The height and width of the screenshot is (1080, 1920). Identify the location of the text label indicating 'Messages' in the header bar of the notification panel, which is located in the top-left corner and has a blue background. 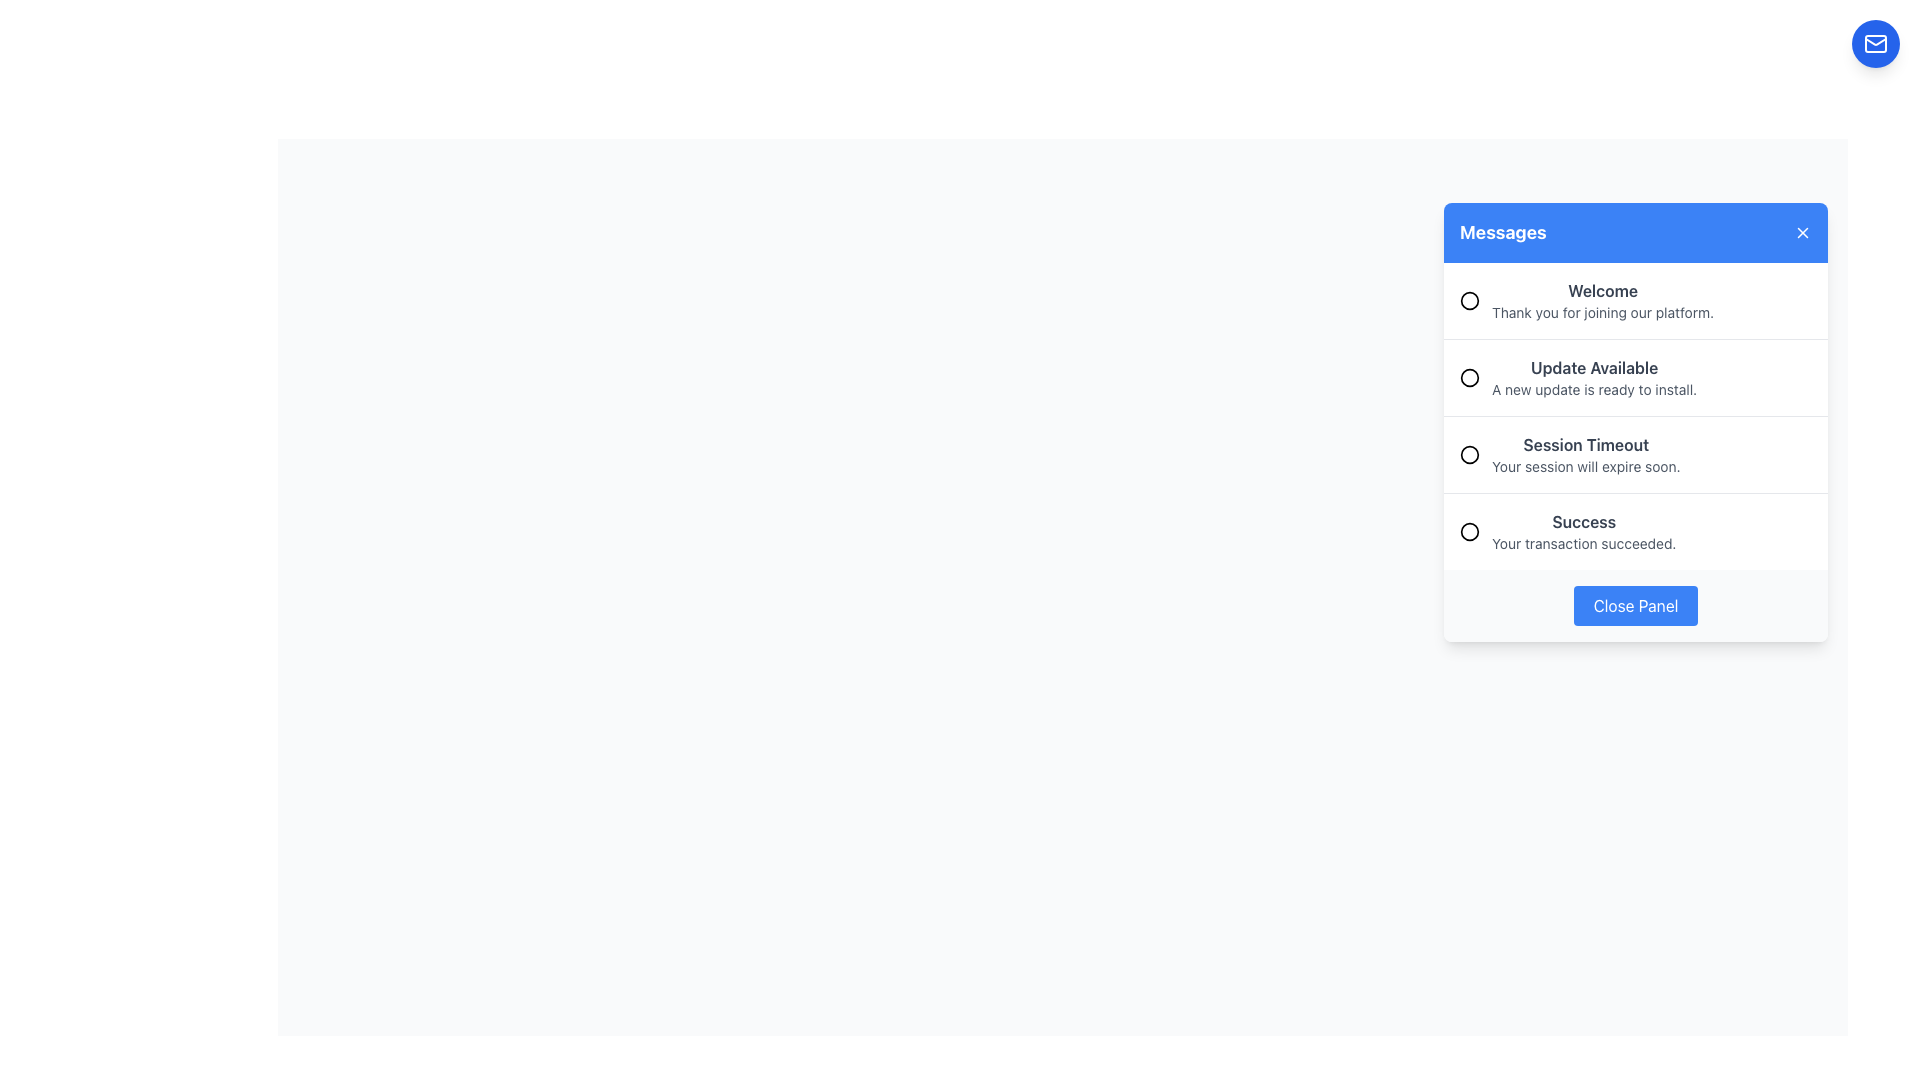
(1503, 231).